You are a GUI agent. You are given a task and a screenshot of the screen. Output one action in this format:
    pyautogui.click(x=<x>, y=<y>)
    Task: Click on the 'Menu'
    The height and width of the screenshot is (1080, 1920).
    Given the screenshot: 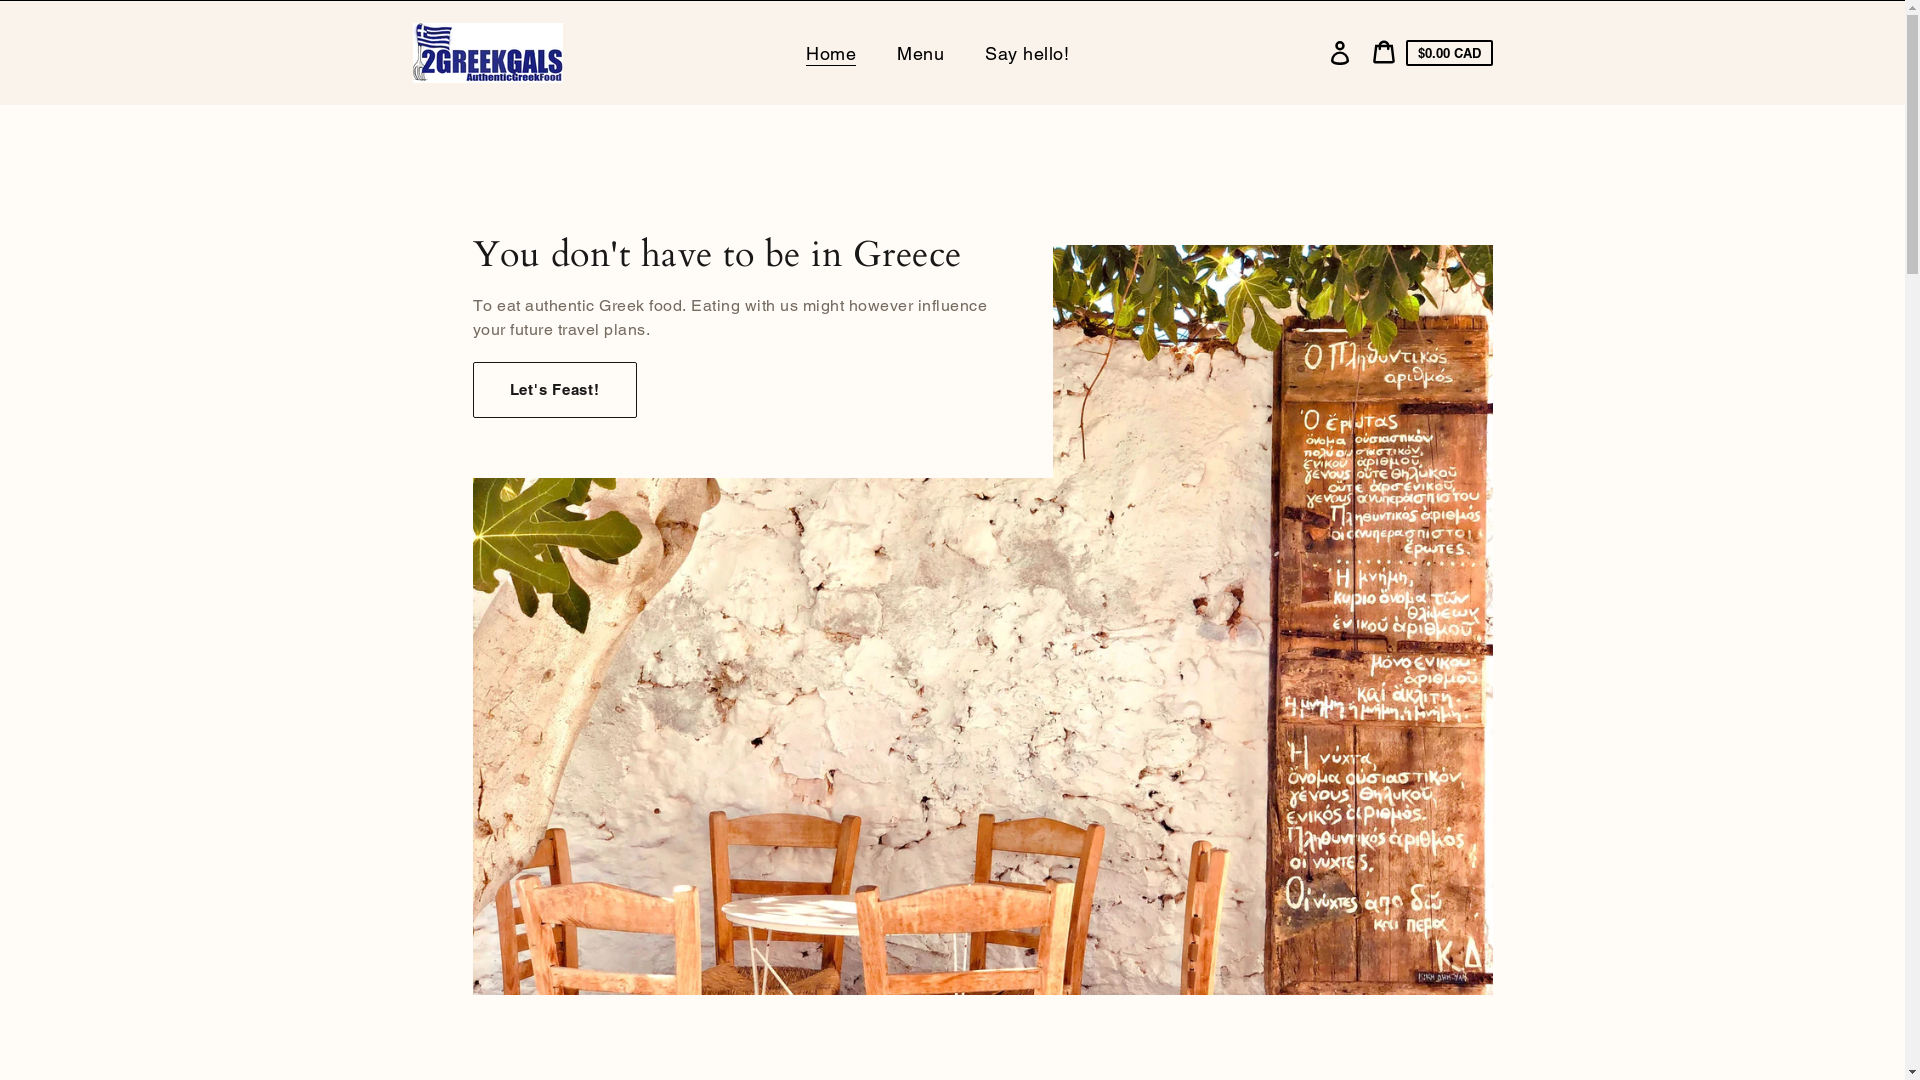 What is the action you would take?
    pyautogui.click(x=921, y=52)
    